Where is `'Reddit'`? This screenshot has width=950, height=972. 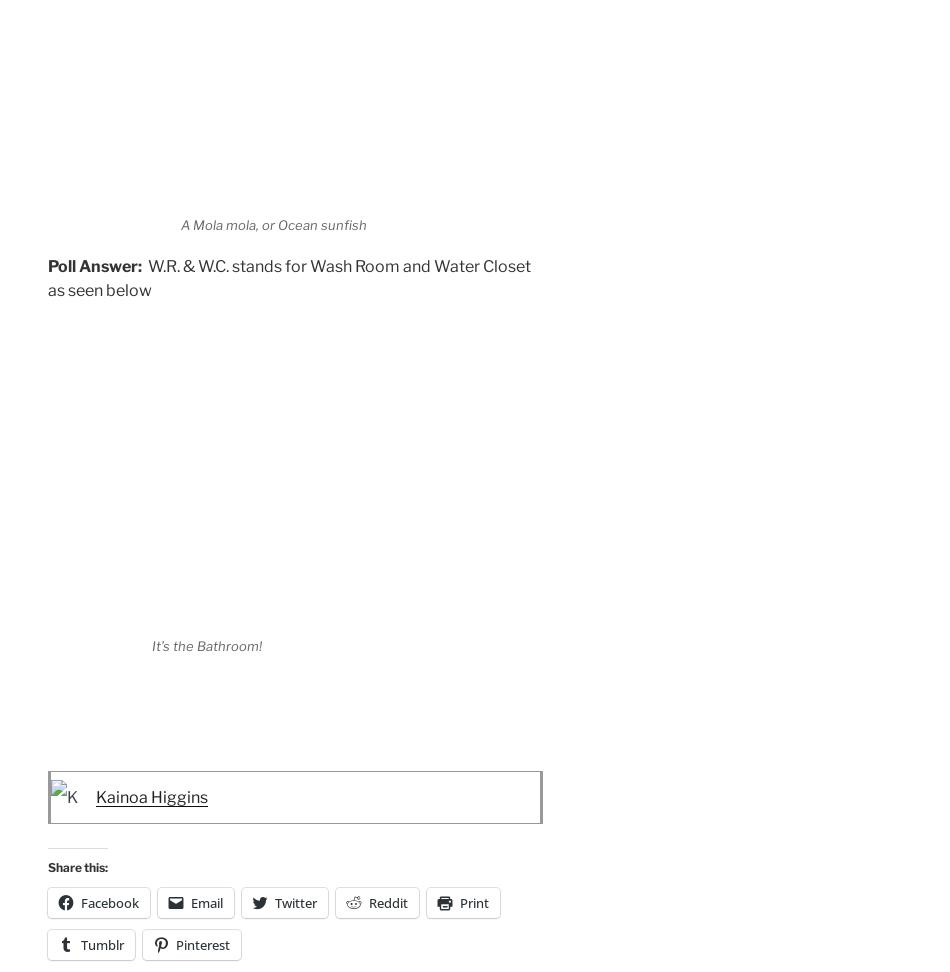 'Reddit' is located at coordinates (387, 902).